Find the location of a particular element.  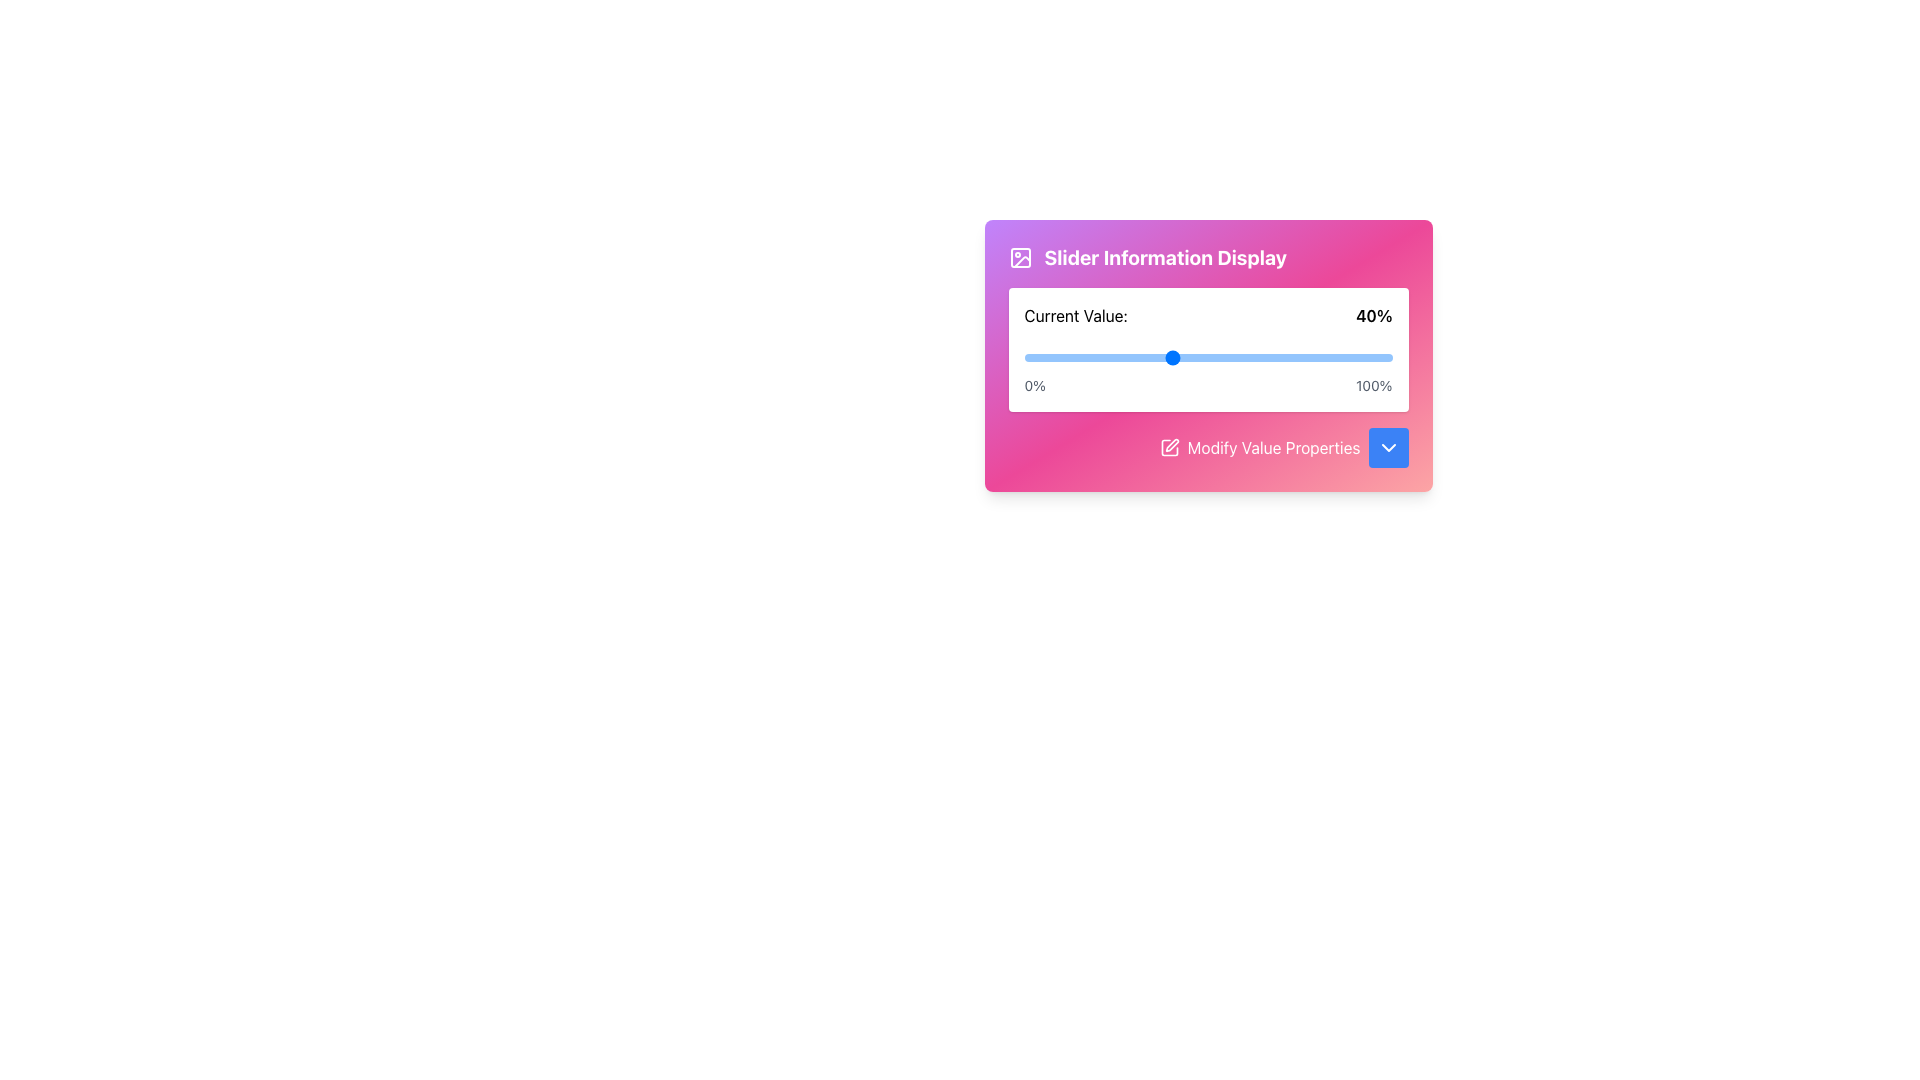

the Static Text element displaying '0%', which is styled in gray color and located near the left edge of a progress bar is located at coordinates (1035, 385).